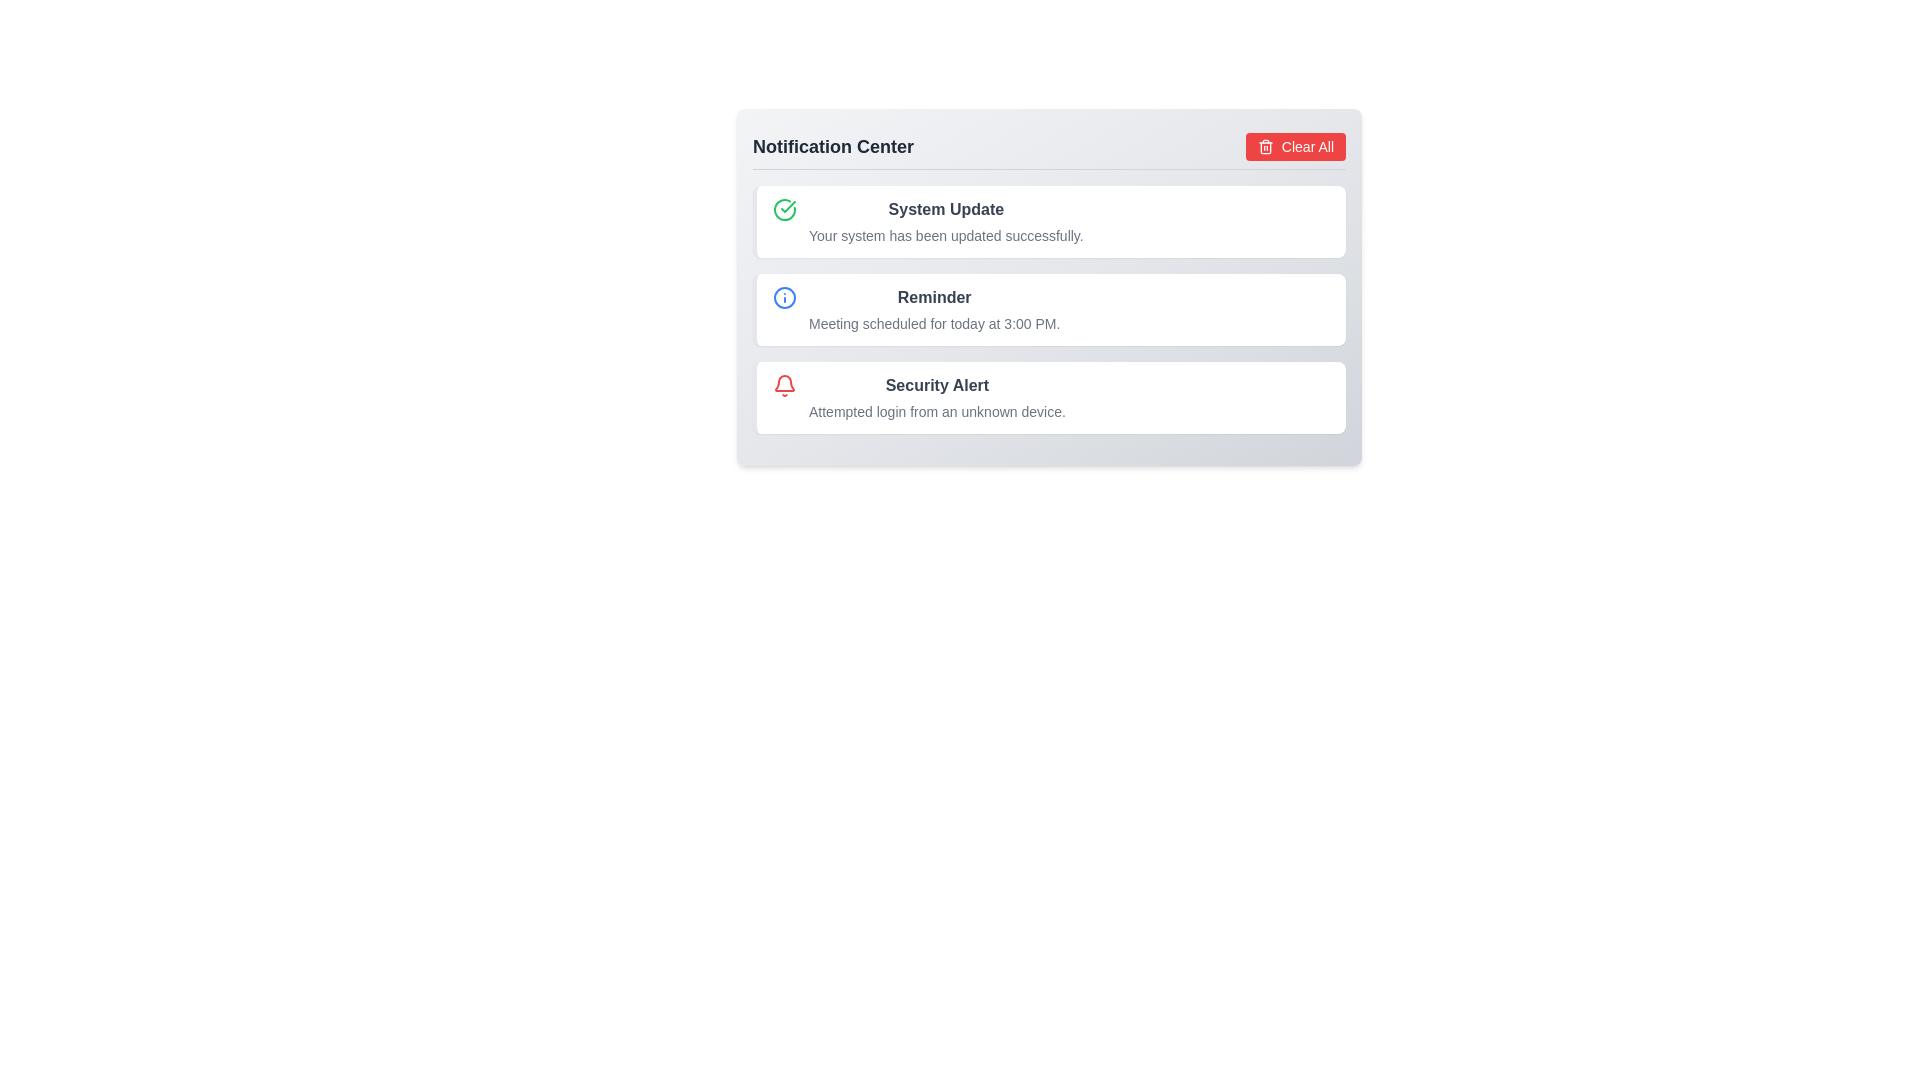 The image size is (1920, 1080). What do you see at coordinates (1048, 222) in the screenshot?
I see `text content of the first notification card in the Notification Center, which indicates a successful system update` at bounding box center [1048, 222].